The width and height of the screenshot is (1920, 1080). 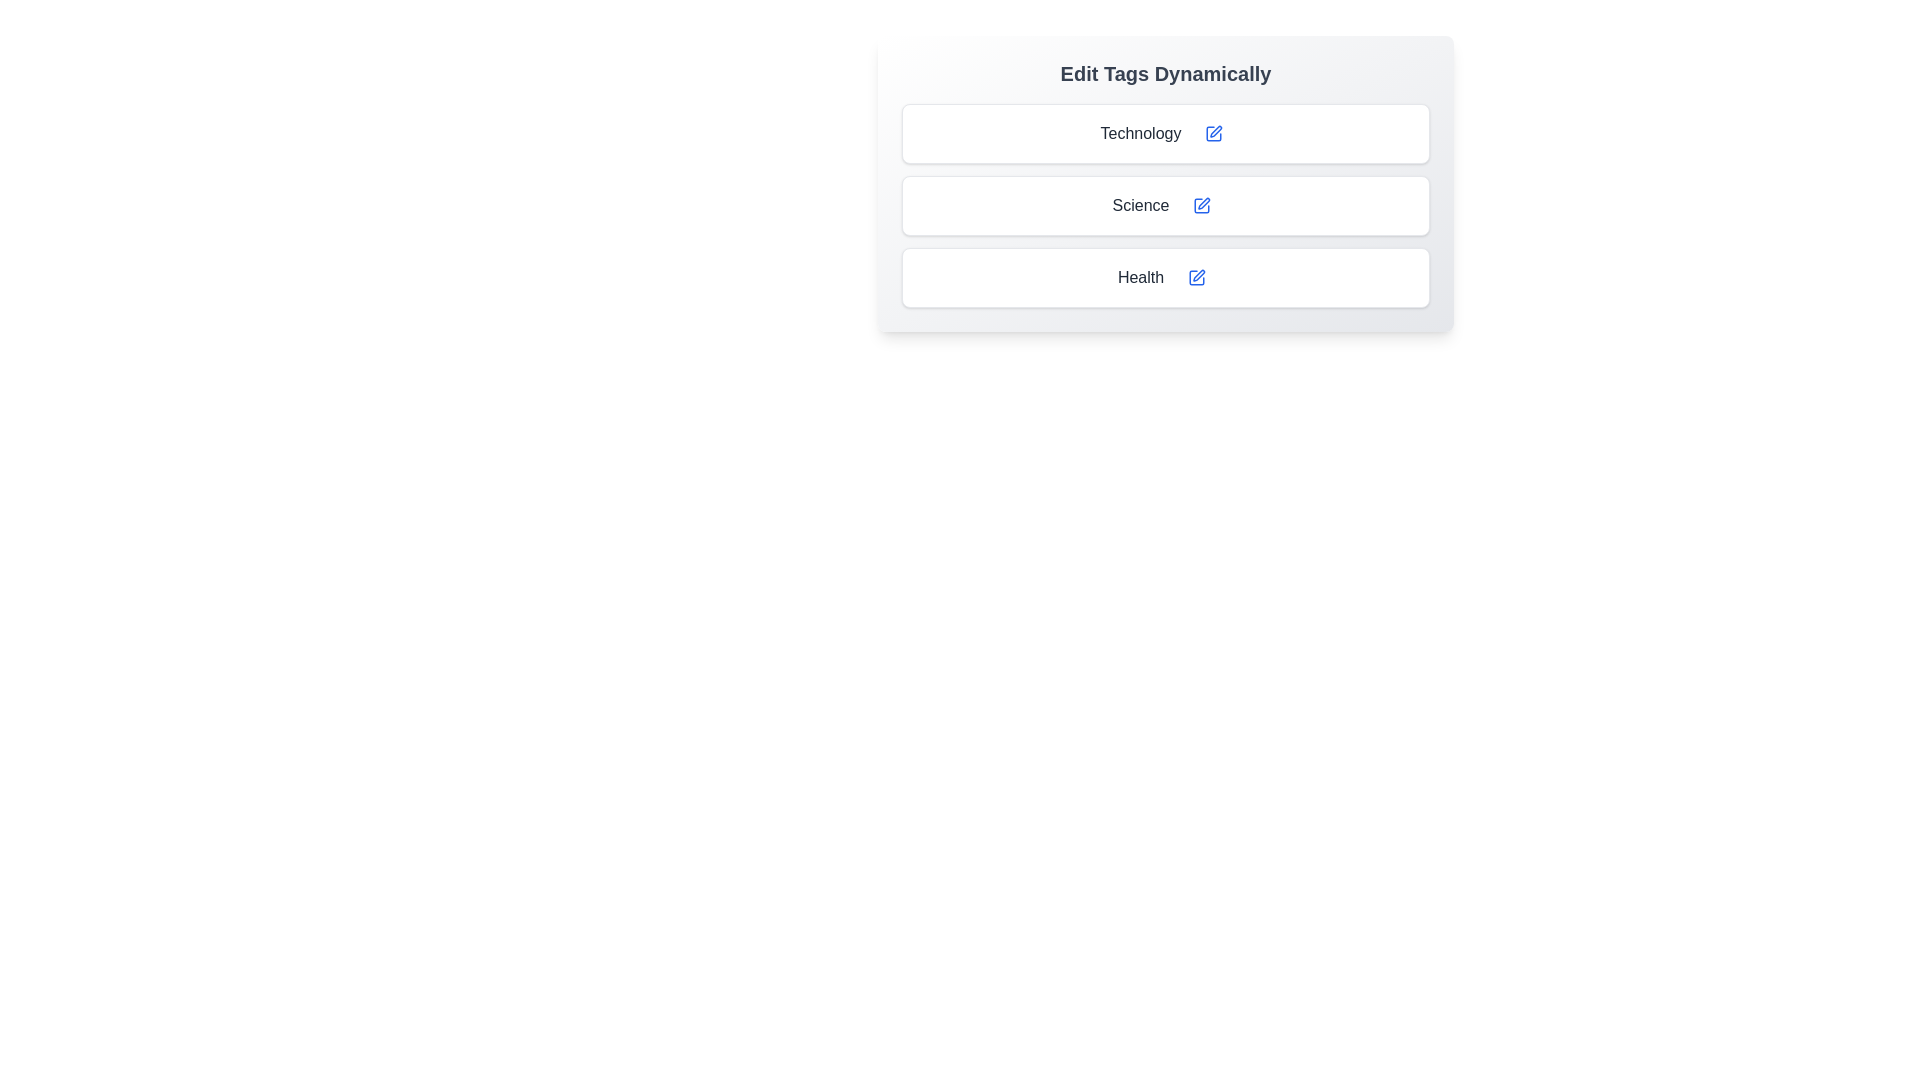 I want to click on the edit icon next to the Health tag, so click(x=1197, y=277).